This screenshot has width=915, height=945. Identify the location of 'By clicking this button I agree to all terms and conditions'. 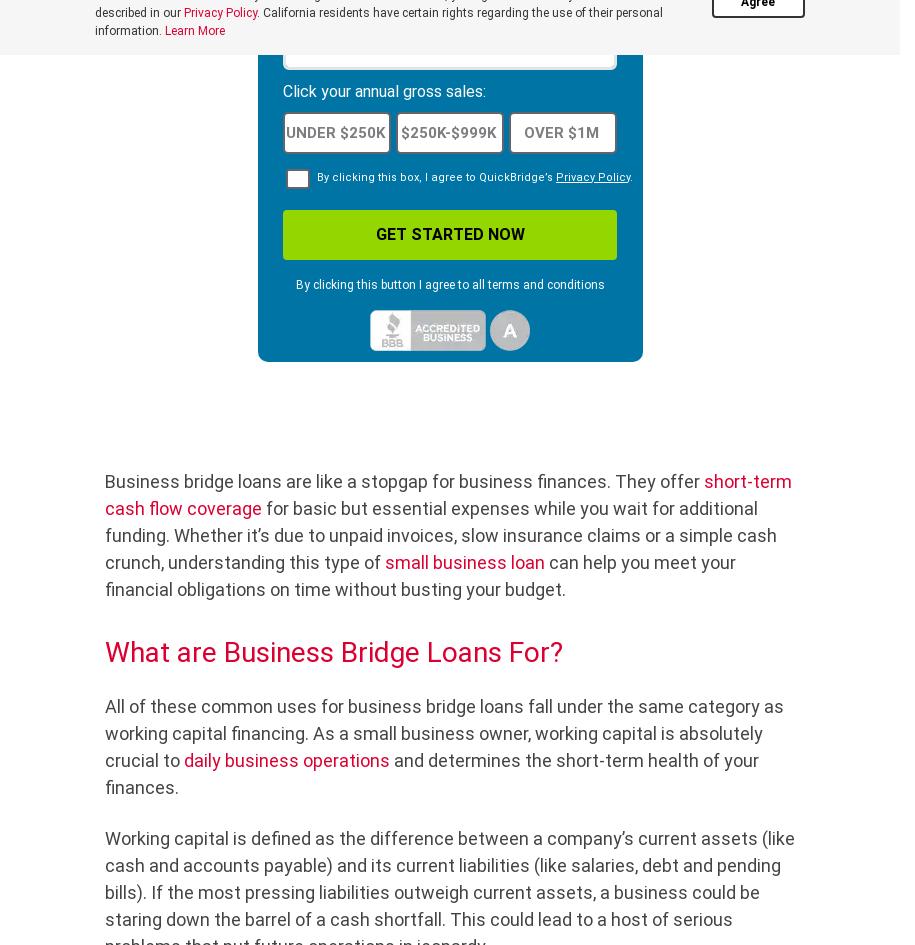
(449, 283).